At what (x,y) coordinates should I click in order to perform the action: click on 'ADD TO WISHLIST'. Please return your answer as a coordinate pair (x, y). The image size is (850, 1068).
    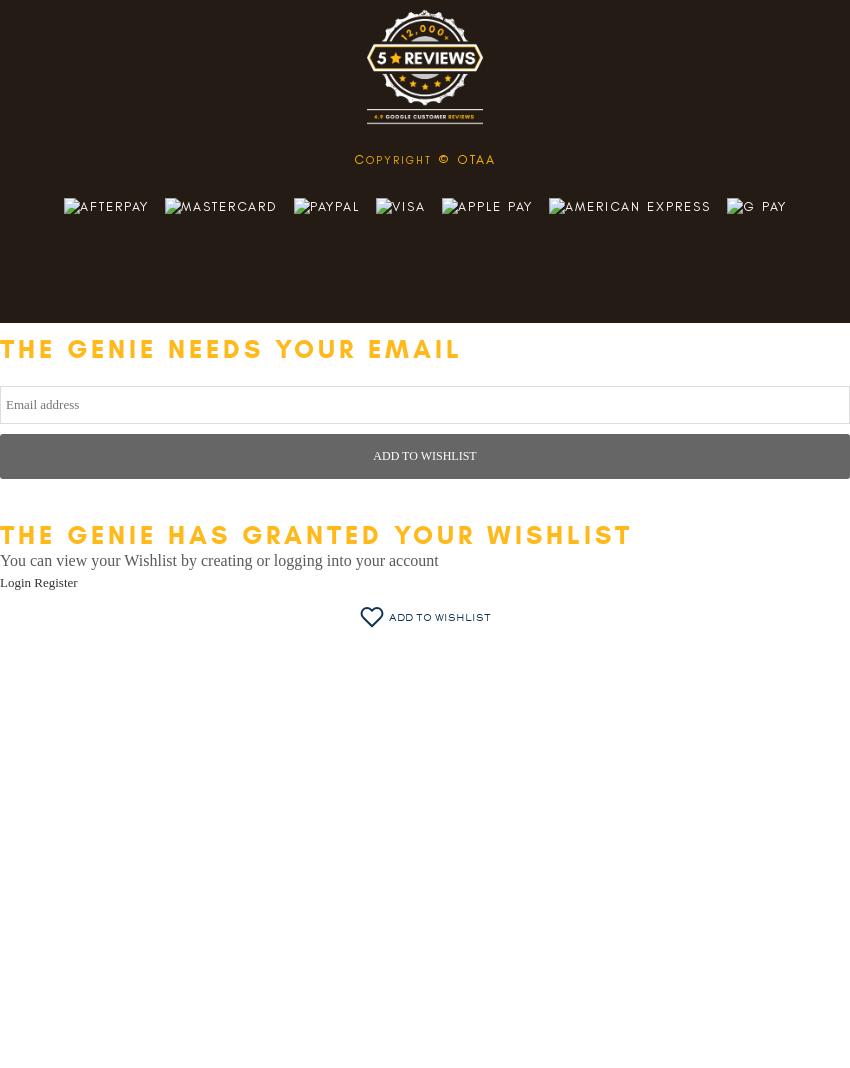
    Looking at the image, I should click on (424, 454).